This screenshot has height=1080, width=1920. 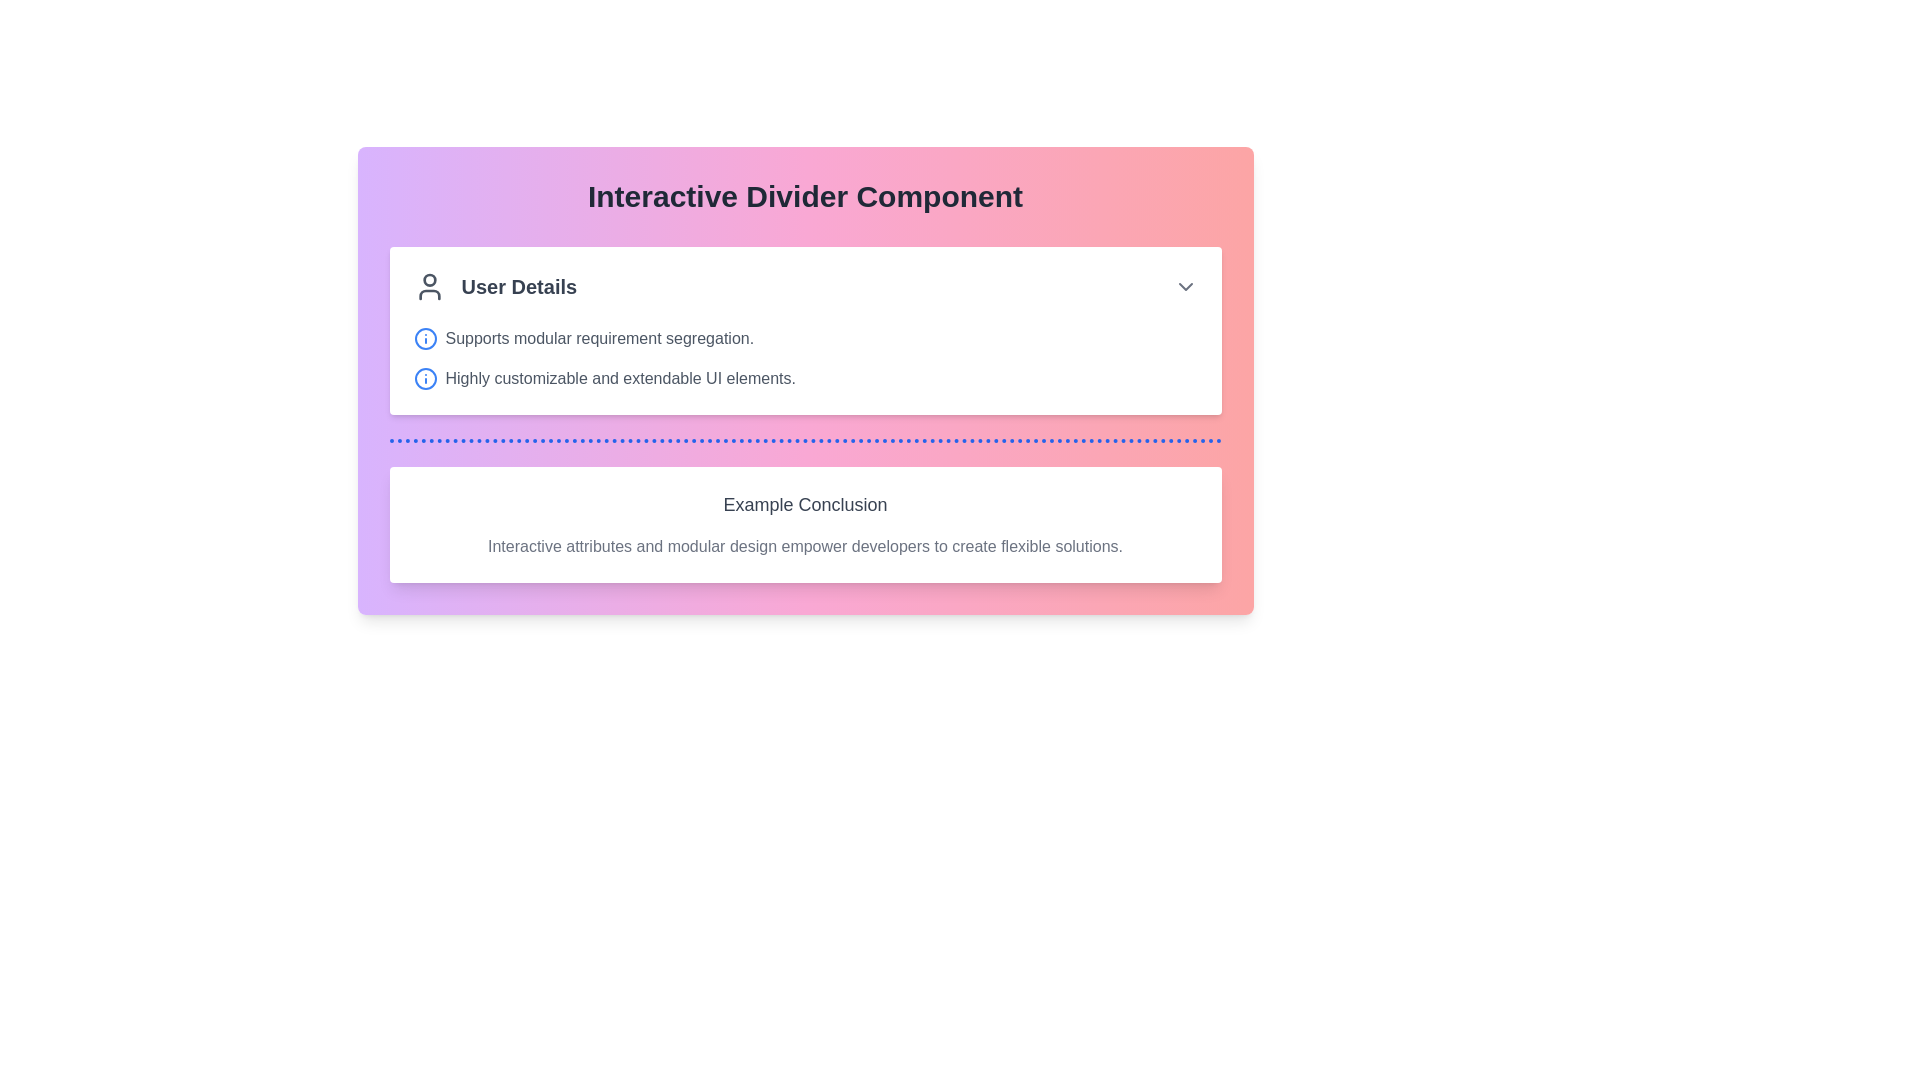 What do you see at coordinates (519, 286) in the screenshot?
I see `the Text Label that serves as a static heading providing context to the section, positioned to the right of a person icon` at bounding box center [519, 286].